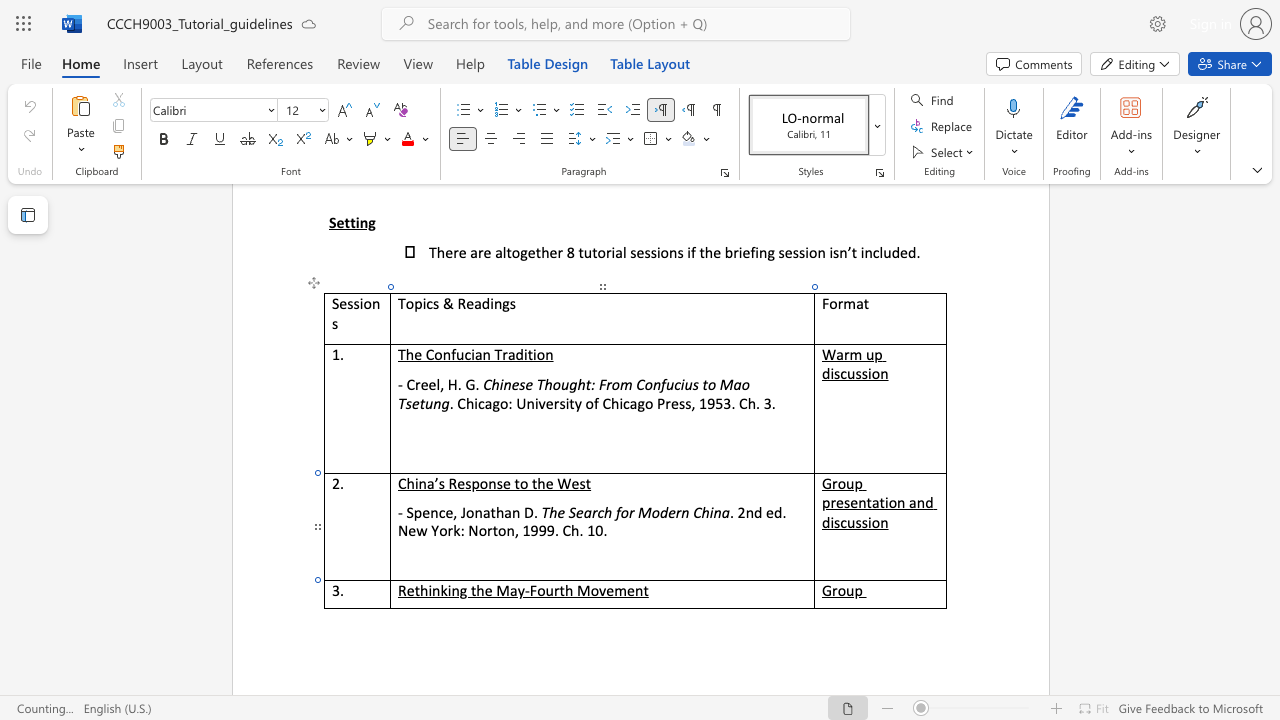  I want to click on the 1th character "n" in the text, so click(862, 501).